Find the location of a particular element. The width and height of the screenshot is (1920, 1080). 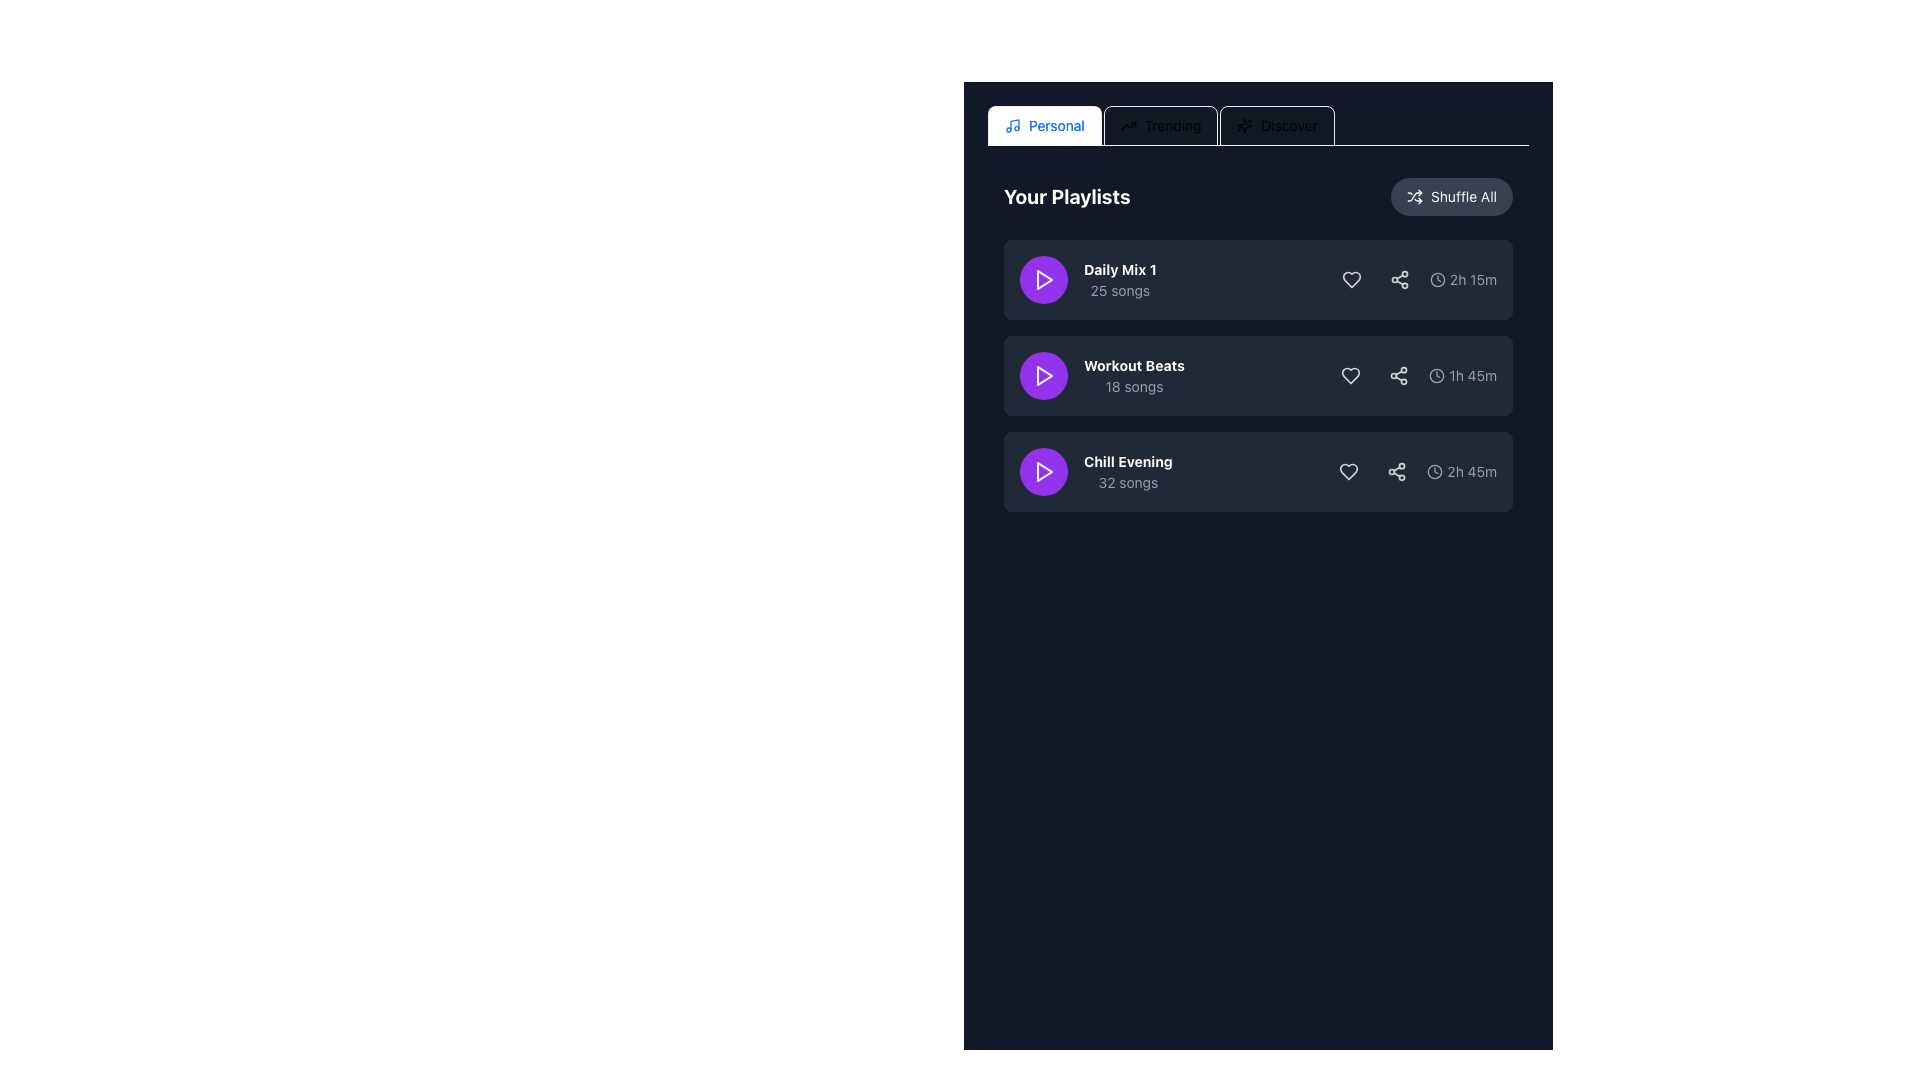

the heart-shaped icon to the right of the playlist titled 'Daily Mix 1' is located at coordinates (1351, 280).